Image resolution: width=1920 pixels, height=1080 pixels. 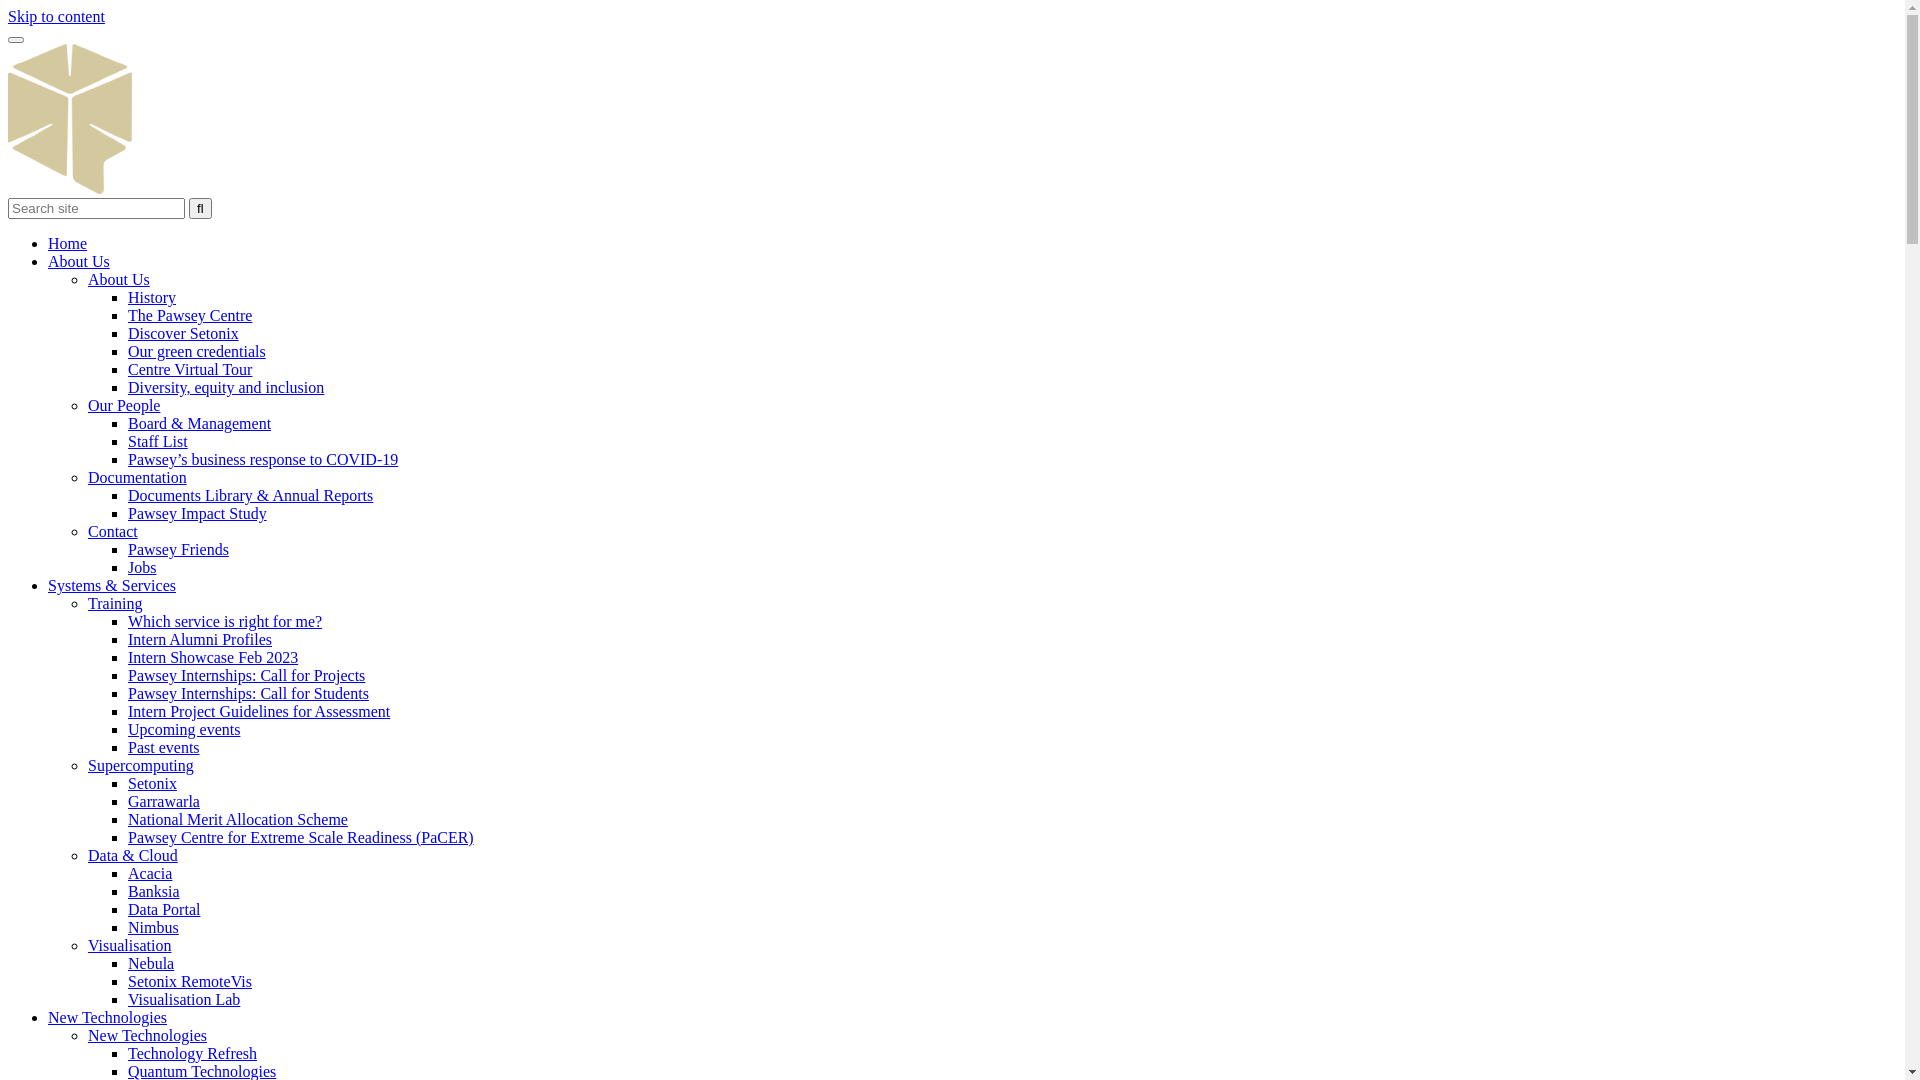 What do you see at coordinates (127, 387) in the screenshot?
I see `'Diversity, equity and inclusion'` at bounding box center [127, 387].